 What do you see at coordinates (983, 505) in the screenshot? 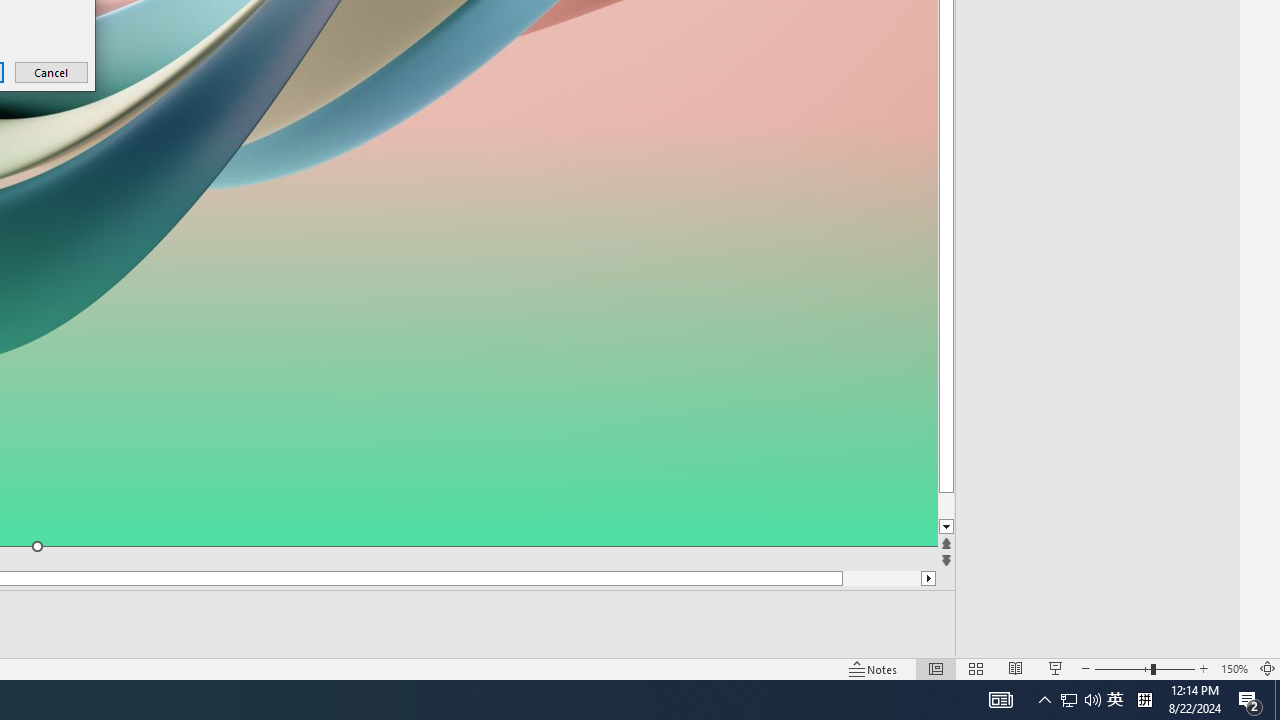
I see `'Page down'` at bounding box center [983, 505].